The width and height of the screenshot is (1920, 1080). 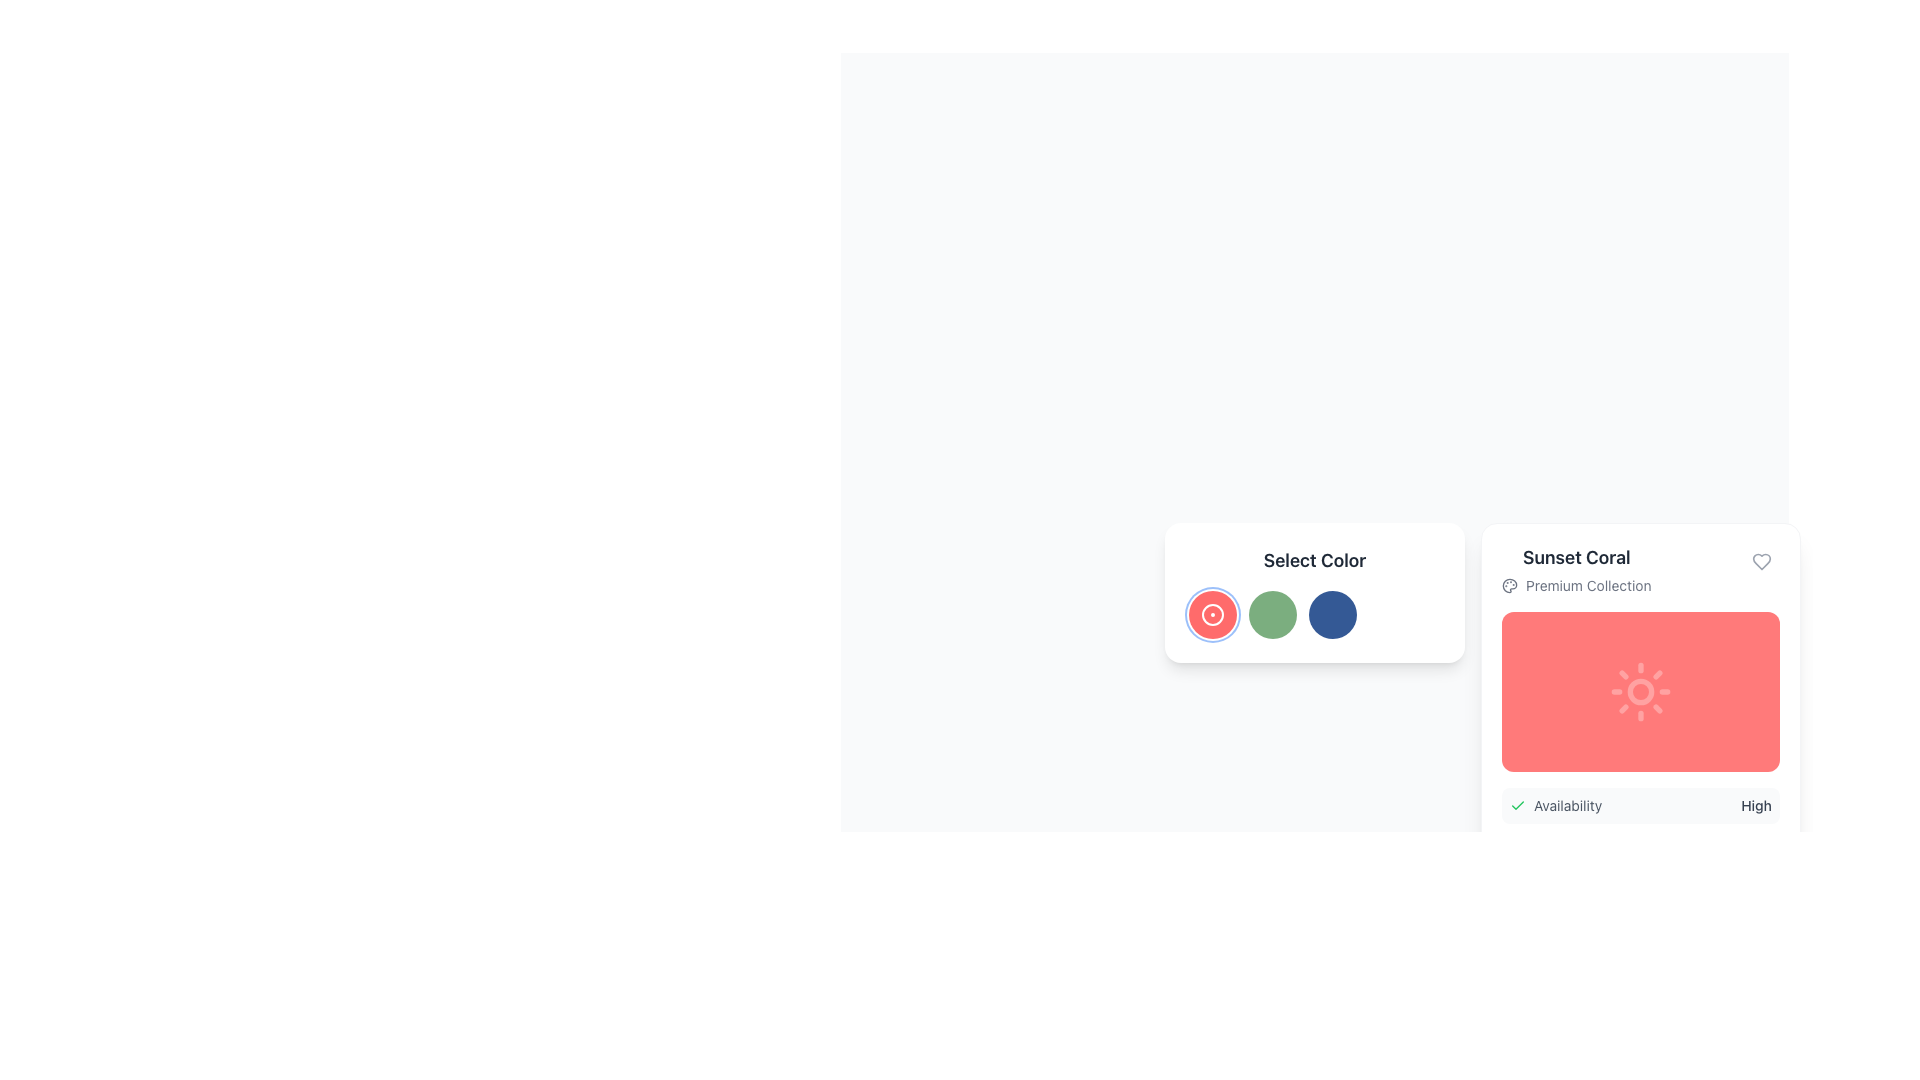 What do you see at coordinates (1575, 585) in the screenshot?
I see `the 'Premium Collection' label, which features a small, subdued gray font and a palette icon to the left, located below the 'Sunset Coral' heading` at bounding box center [1575, 585].